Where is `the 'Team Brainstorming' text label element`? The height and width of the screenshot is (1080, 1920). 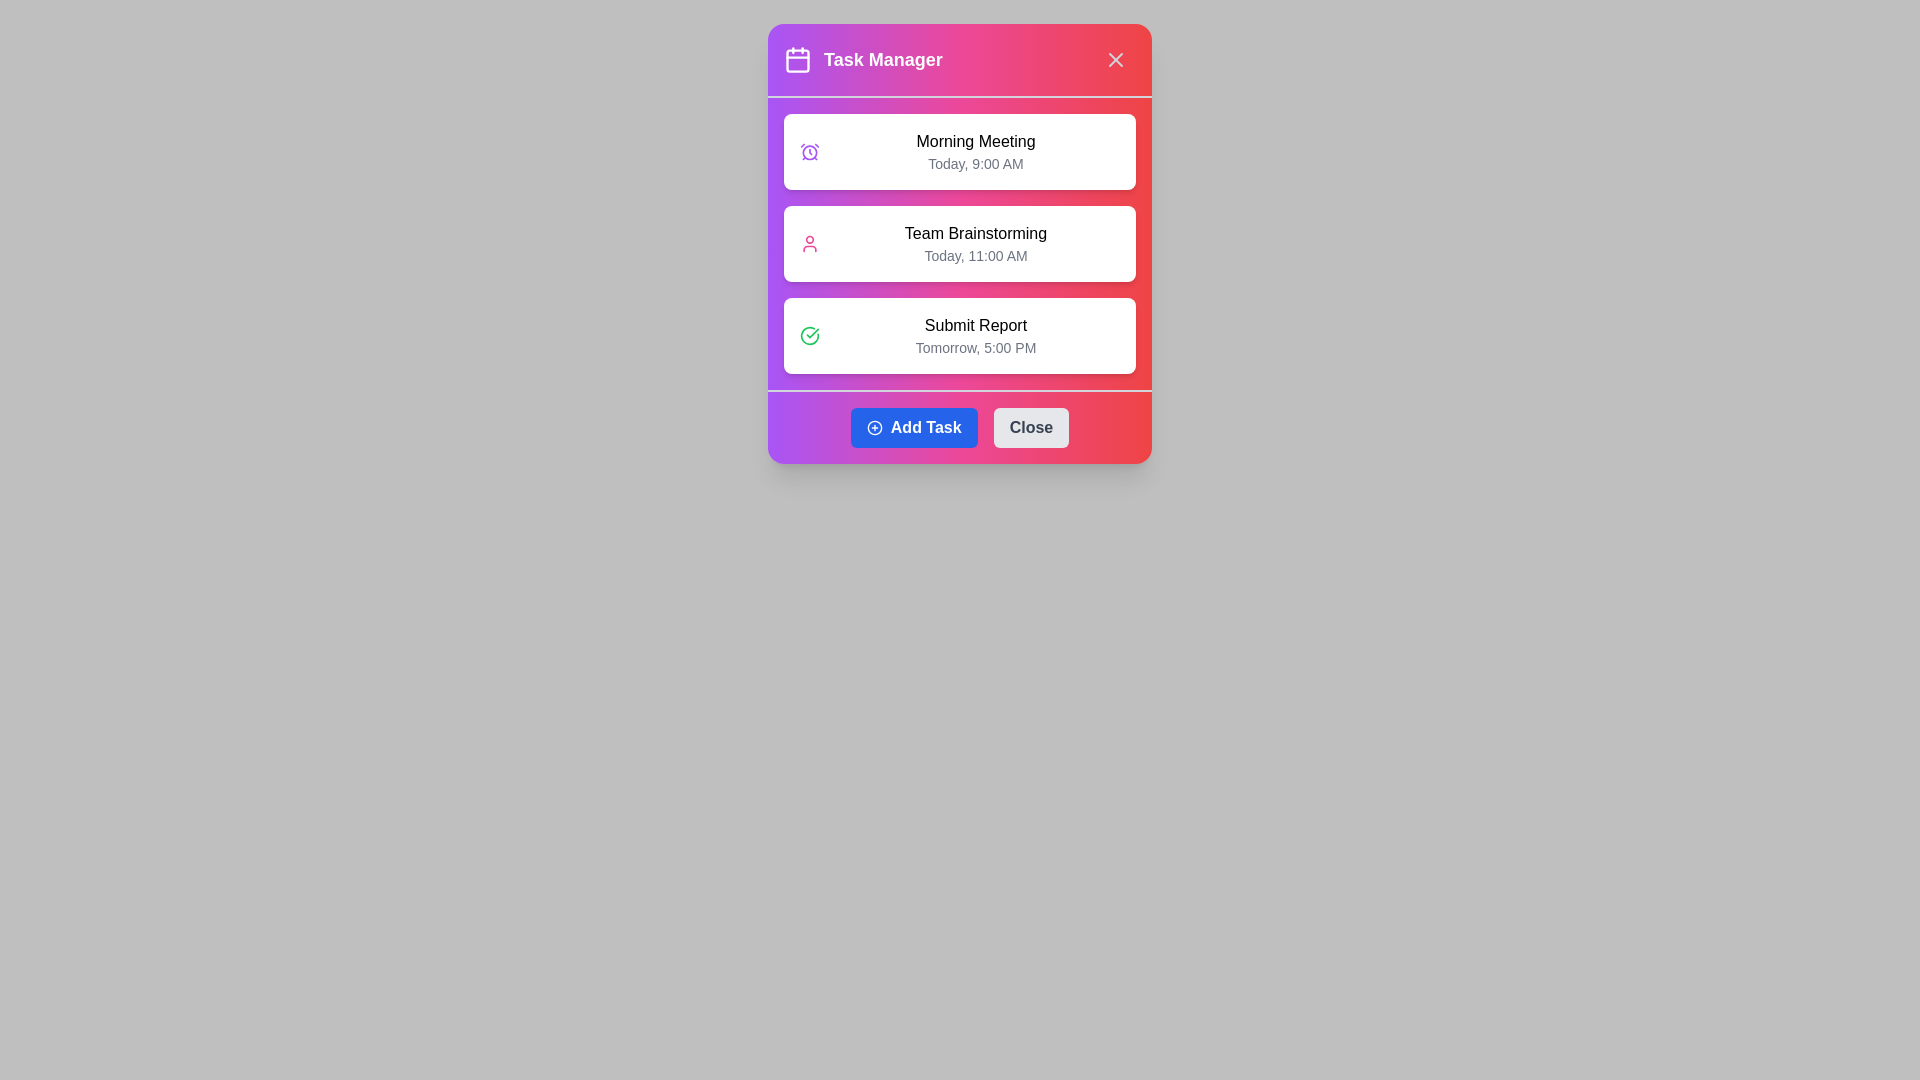
the 'Team Brainstorming' text label element is located at coordinates (975, 242).